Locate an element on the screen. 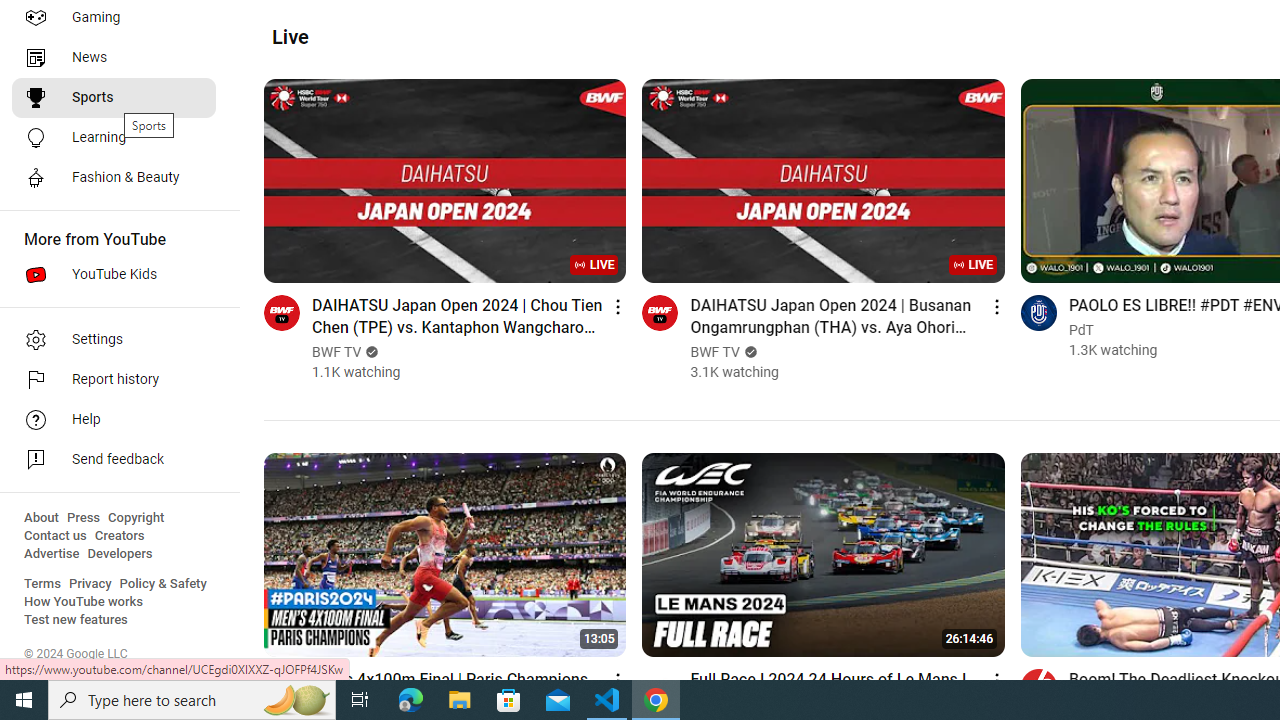  'Fashion & Beauty' is located at coordinates (112, 176).